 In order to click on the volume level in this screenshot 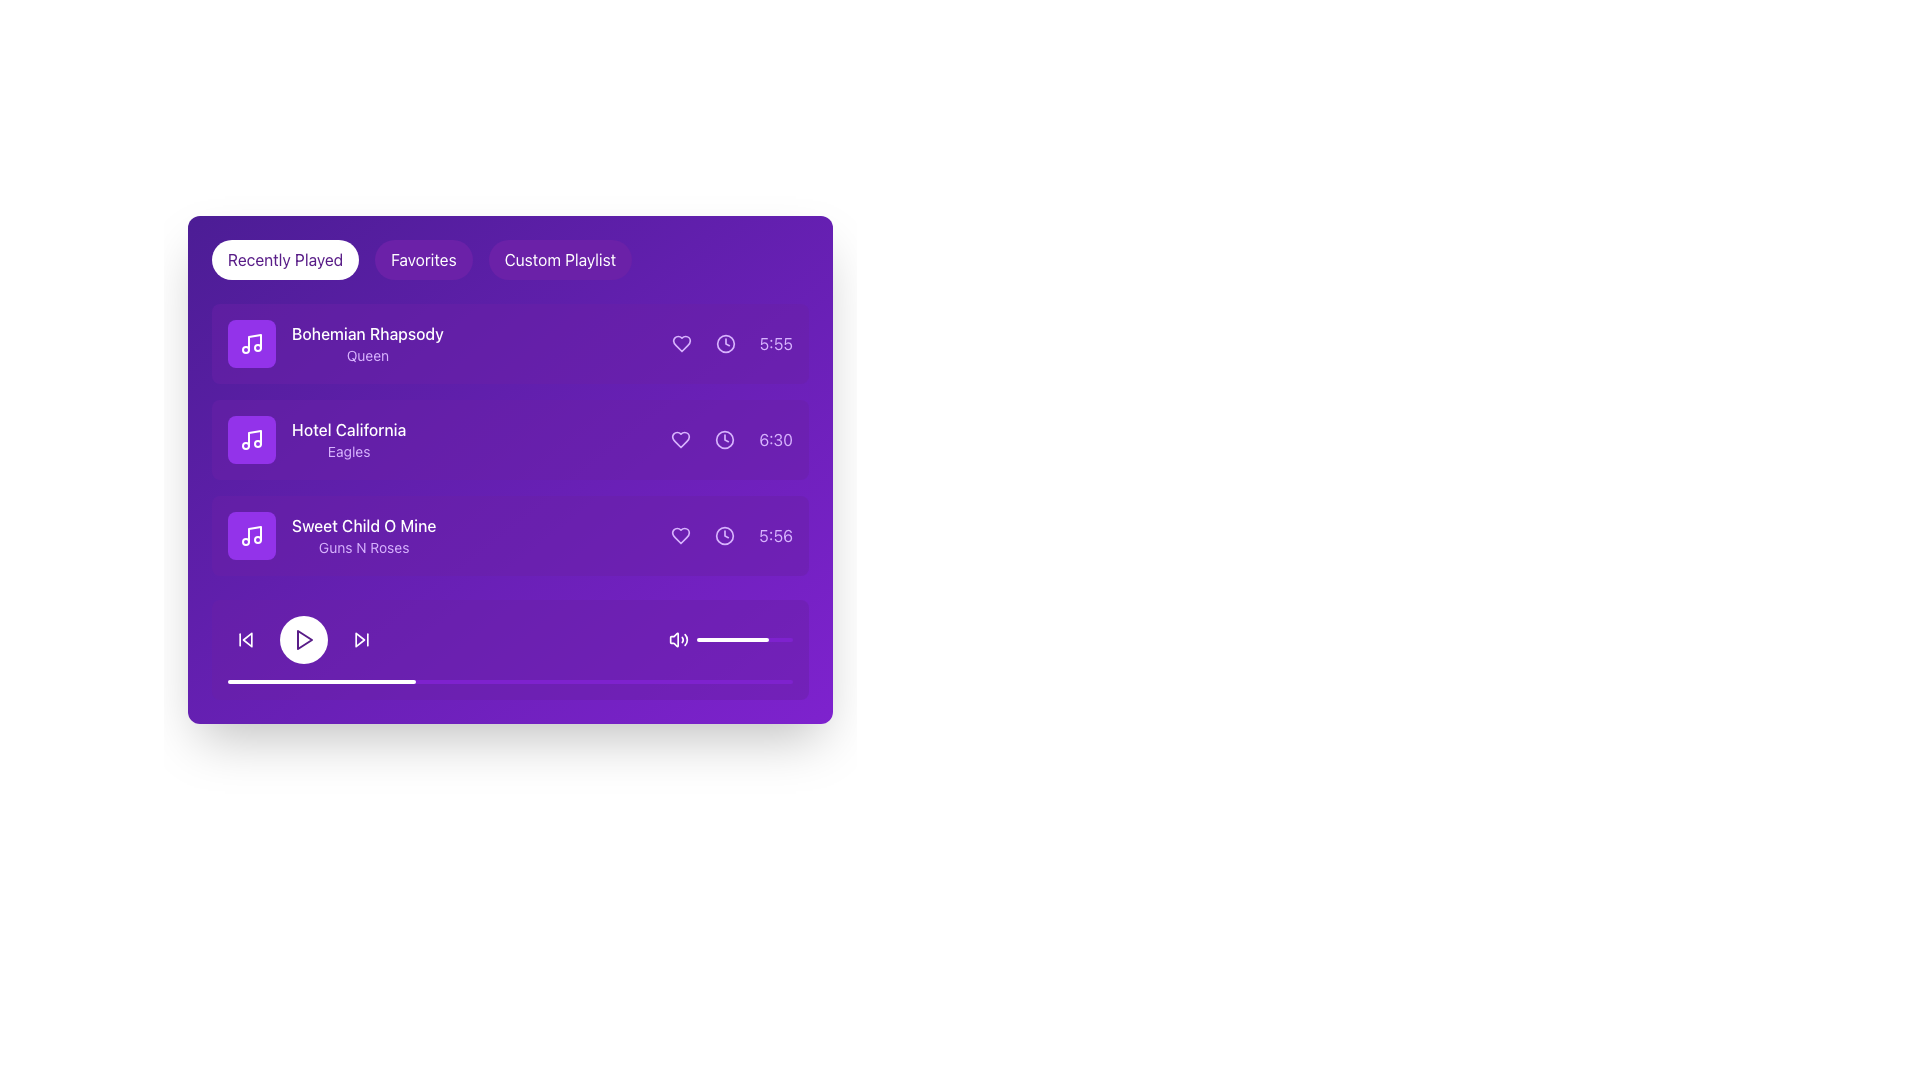, I will do `click(751, 640)`.